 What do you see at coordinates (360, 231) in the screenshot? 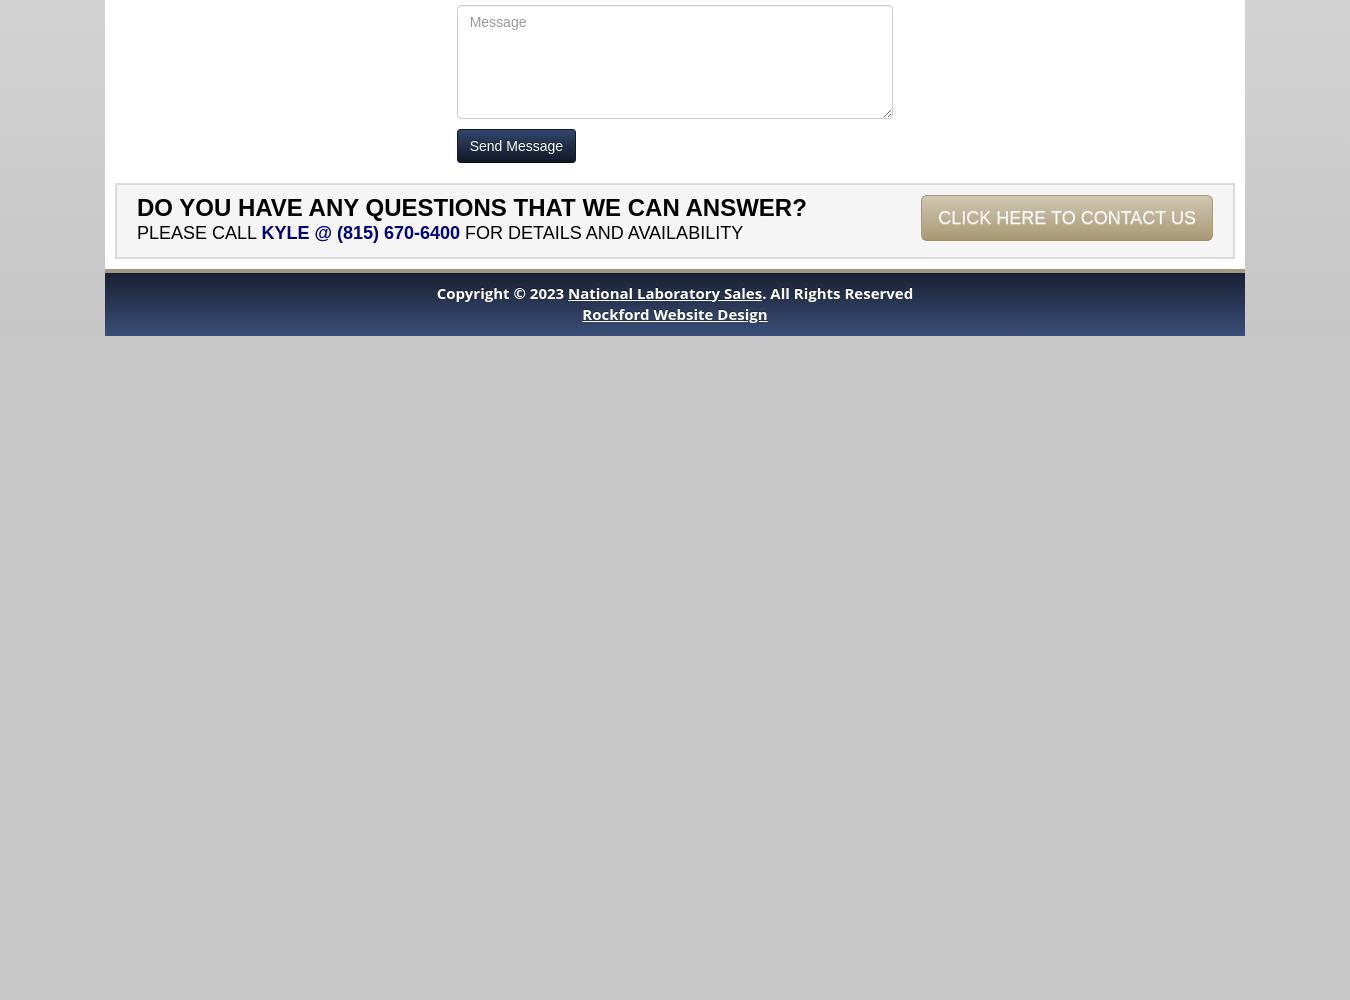
I see `'Kyle @ (815) 670-6400'` at bounding box center [360, 231].